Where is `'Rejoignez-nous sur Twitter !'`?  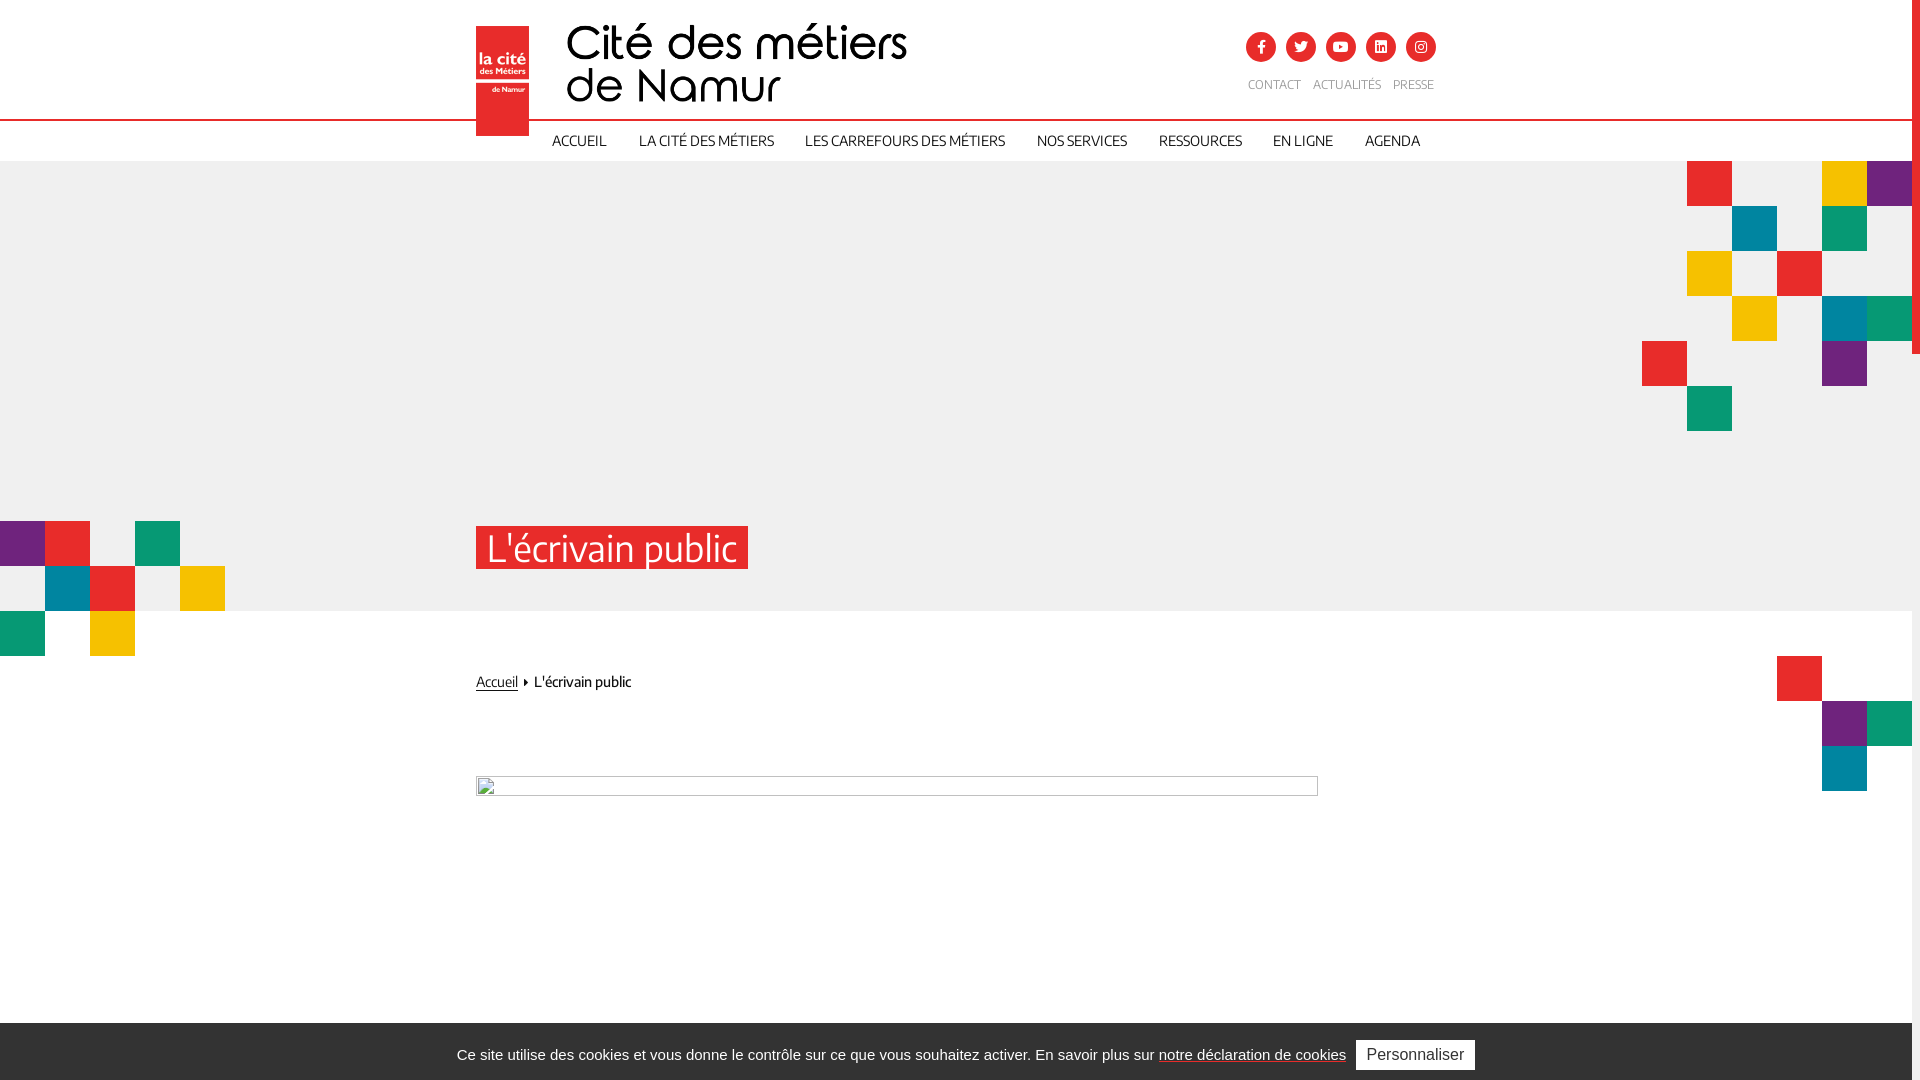 'Rejoignez-nous sur Twitter !' is located at coordinates (1300, 45).